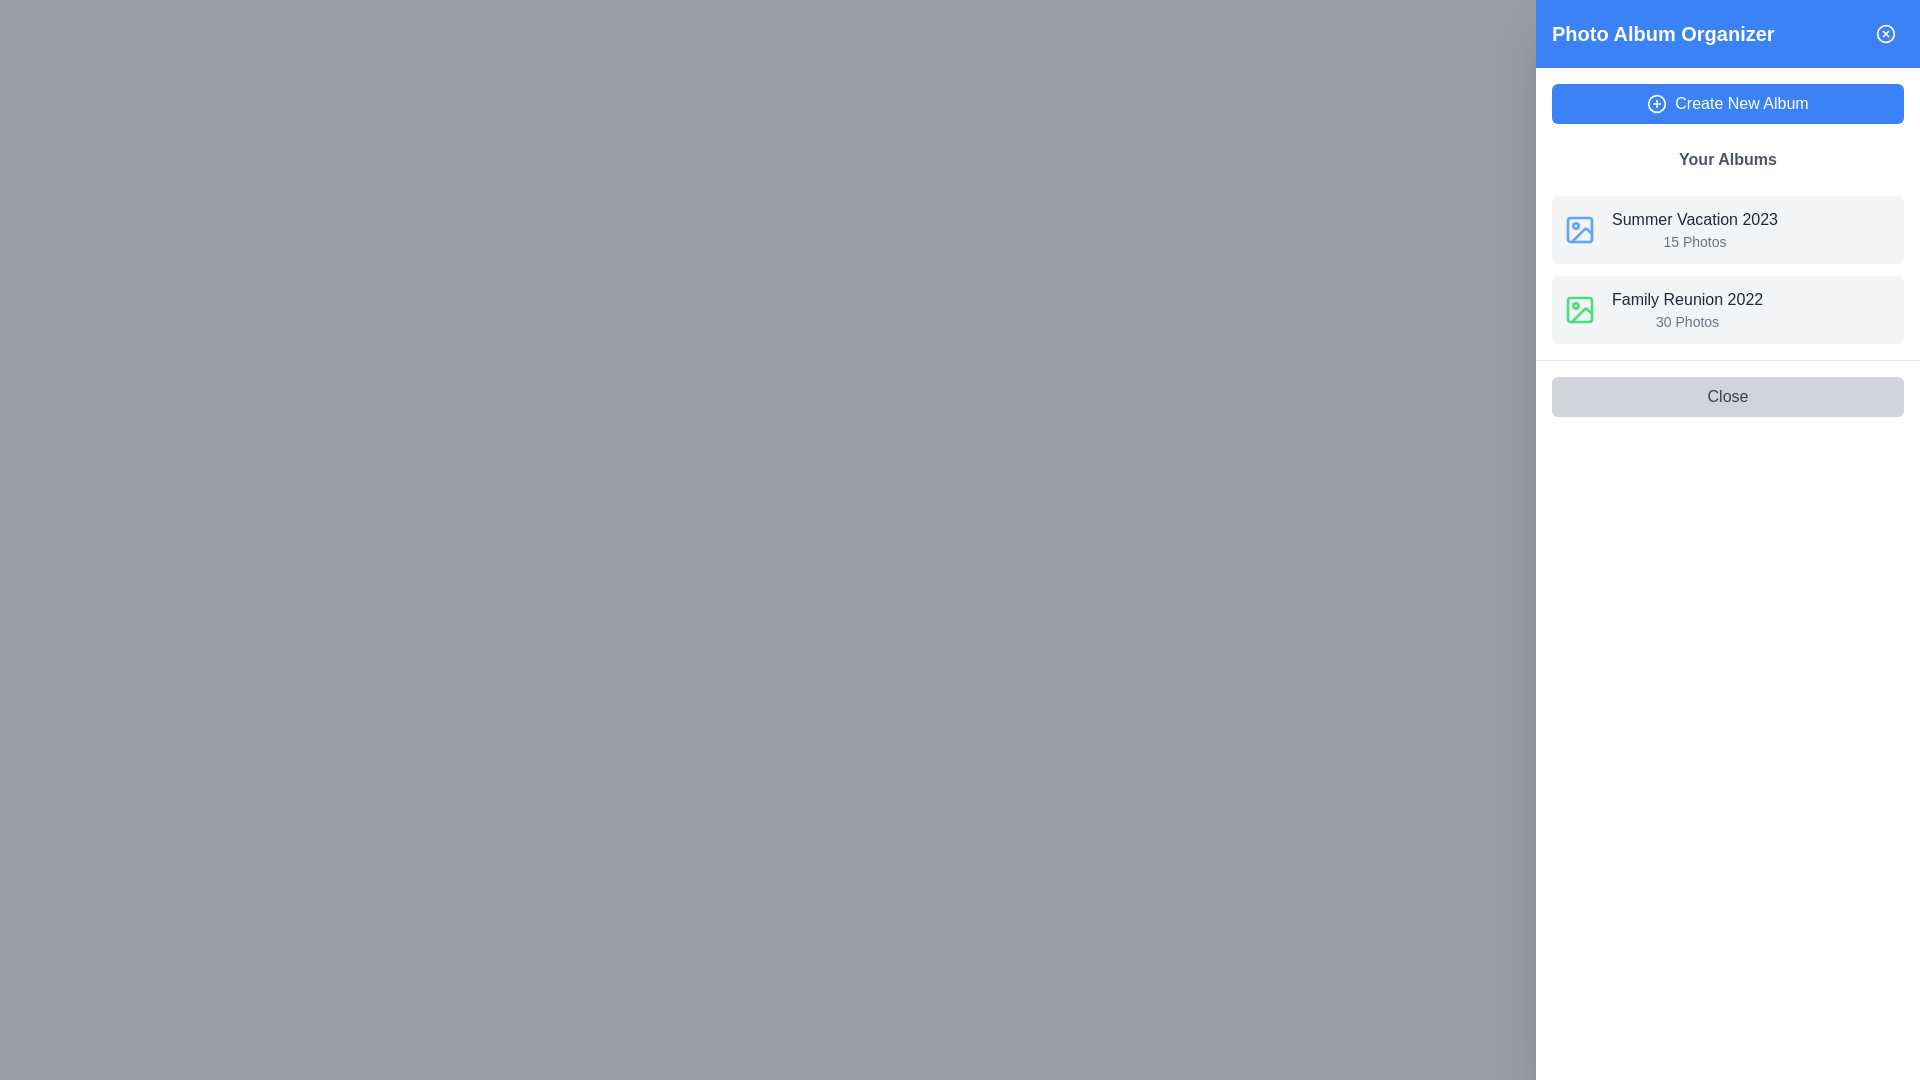  What do you see at coordinates (1686, 320) in the screenshot?
I see `the '30 Photos' text label located below 'Family Reunion 2022' in the 'Your Albums' section` at bounding box center [1686, 320].